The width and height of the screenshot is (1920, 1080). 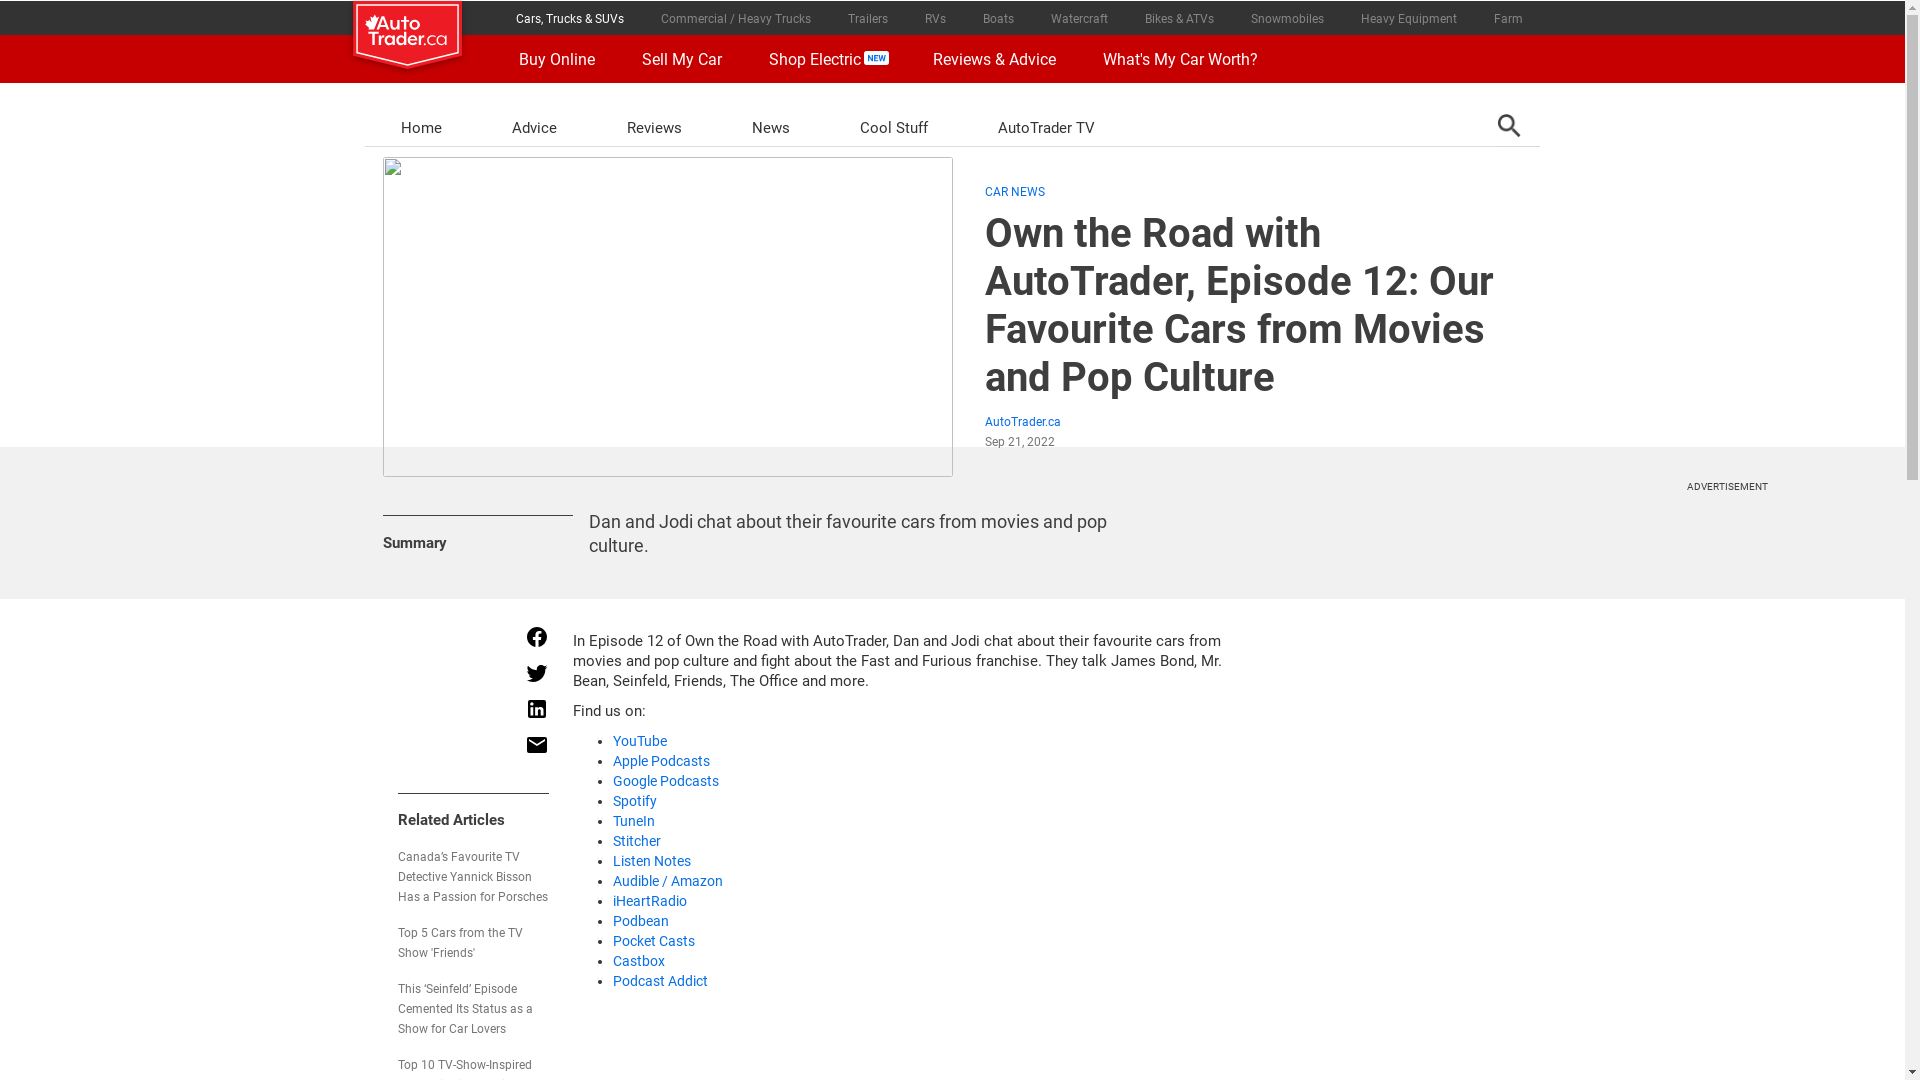 What do you see at coordinates (654, 127) in the screenshot?
I see `'Reviews'` at bounding box center [654, 127].